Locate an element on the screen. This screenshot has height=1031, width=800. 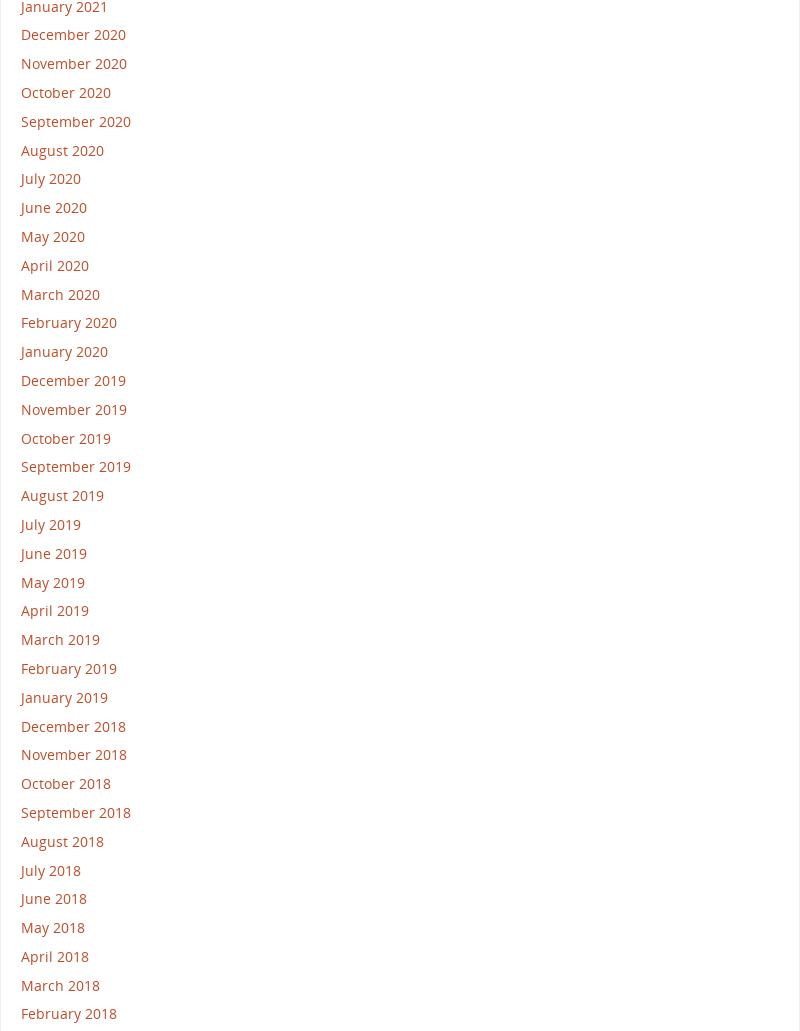
'October 2019' is located at coordinates (65, 437).